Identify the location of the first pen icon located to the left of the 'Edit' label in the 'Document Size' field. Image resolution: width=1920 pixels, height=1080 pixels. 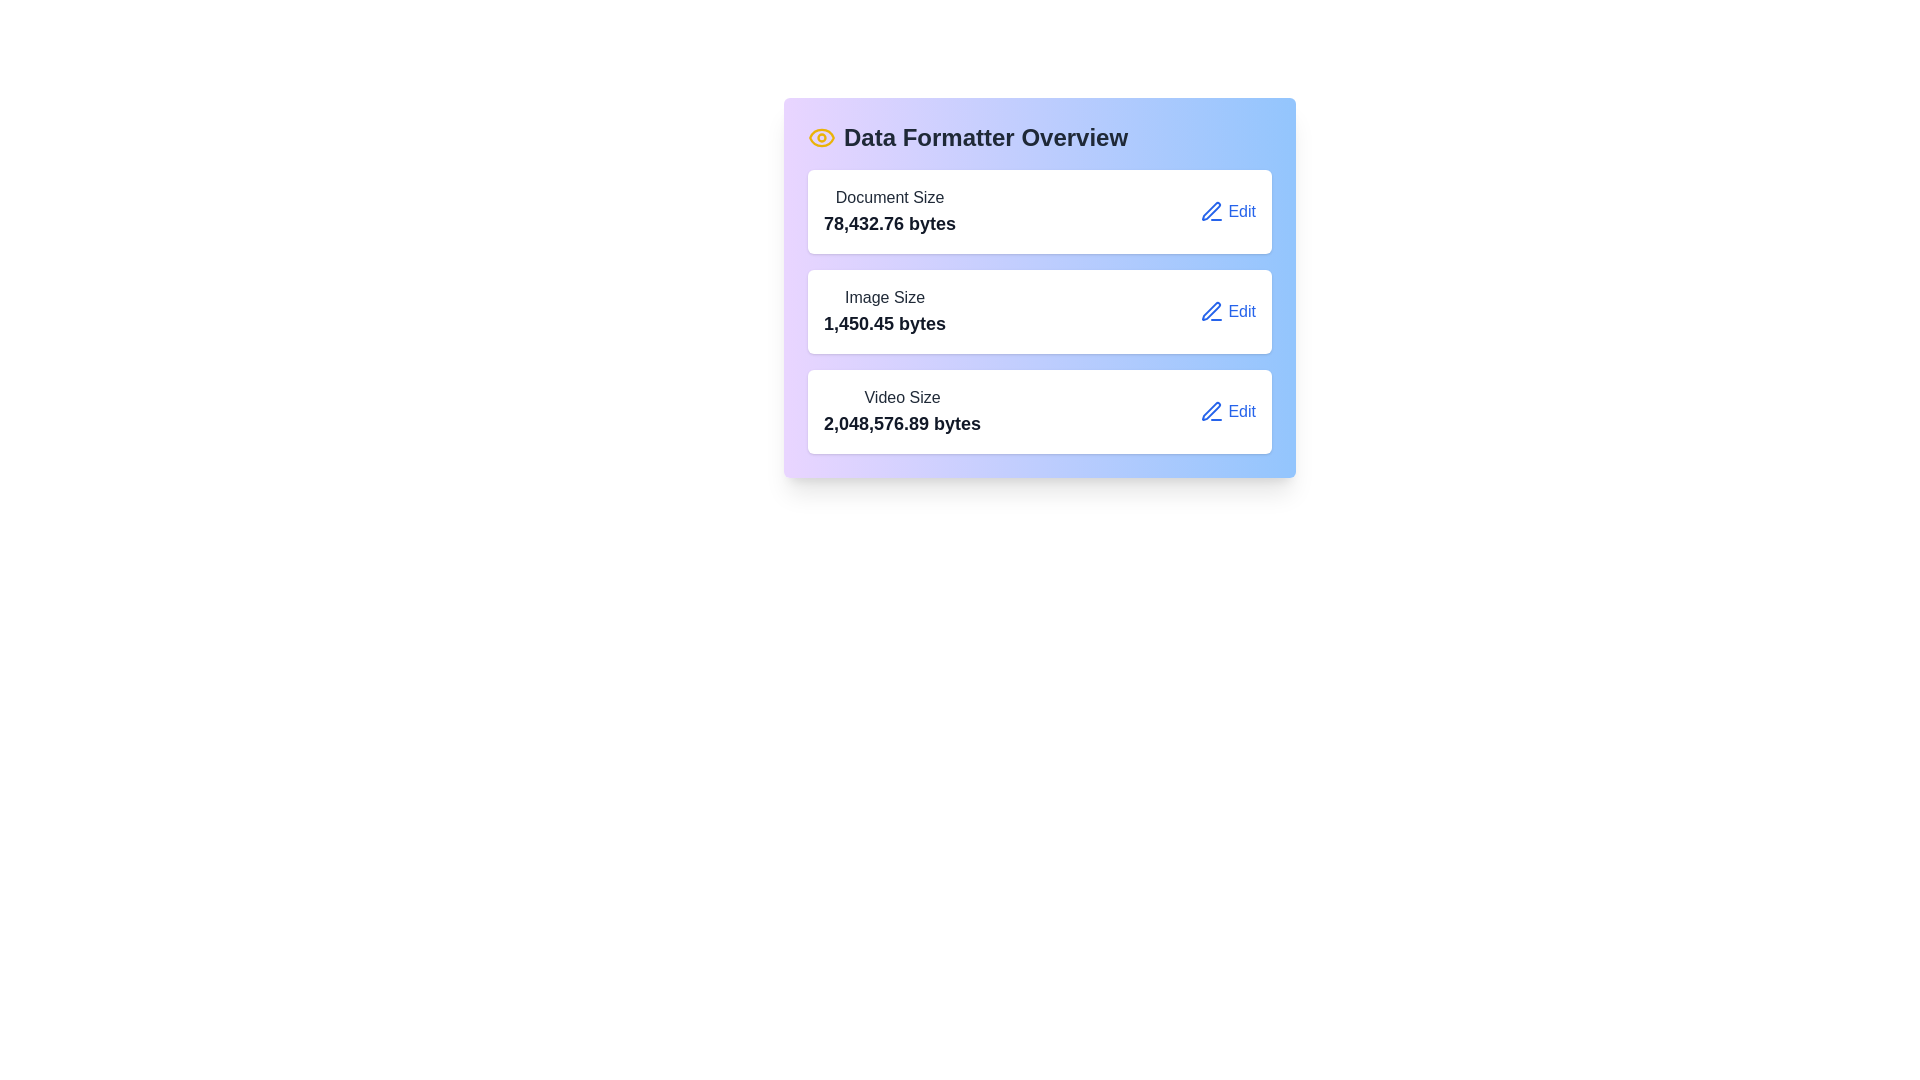
(1211, 212).